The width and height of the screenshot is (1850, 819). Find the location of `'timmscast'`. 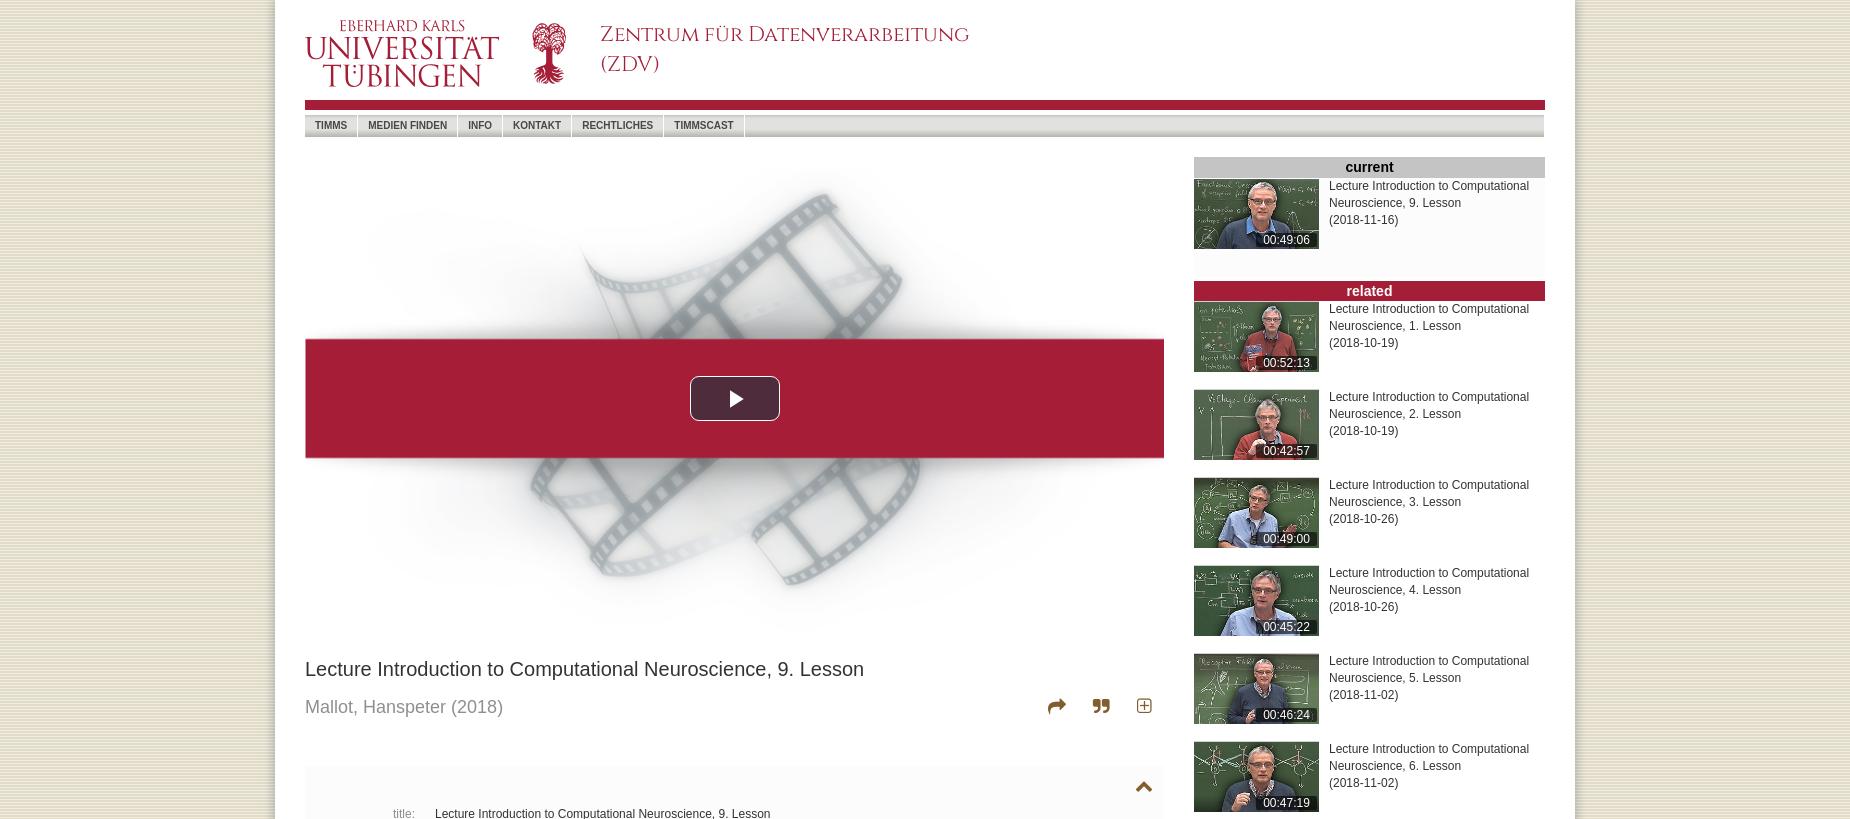

'timmscast' is located at coordinates (703, 124).